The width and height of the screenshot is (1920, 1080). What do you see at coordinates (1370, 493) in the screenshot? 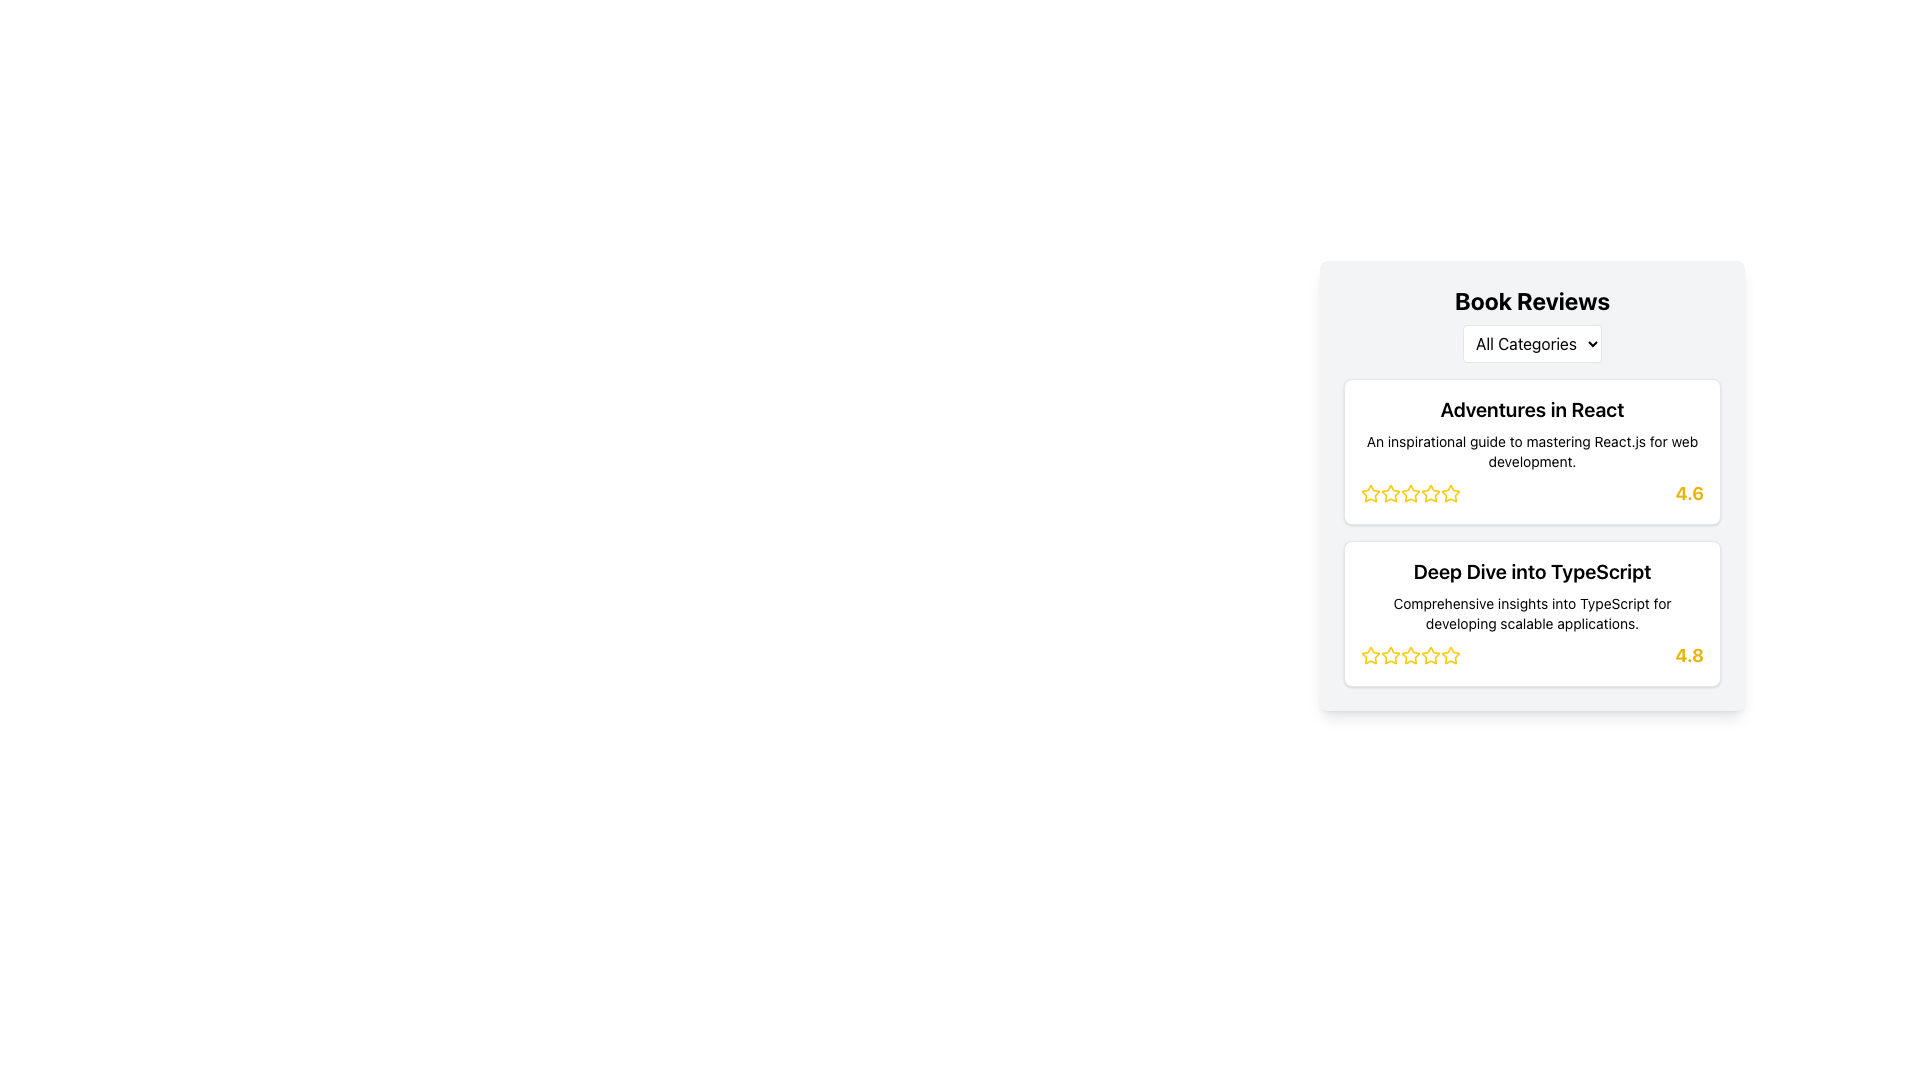
I see `the first star icon, which is a five-pointed star outlined in yellow, to indicate an intended rating for the review titled 'Adventures in React'` at bounding box center [1370, 493].